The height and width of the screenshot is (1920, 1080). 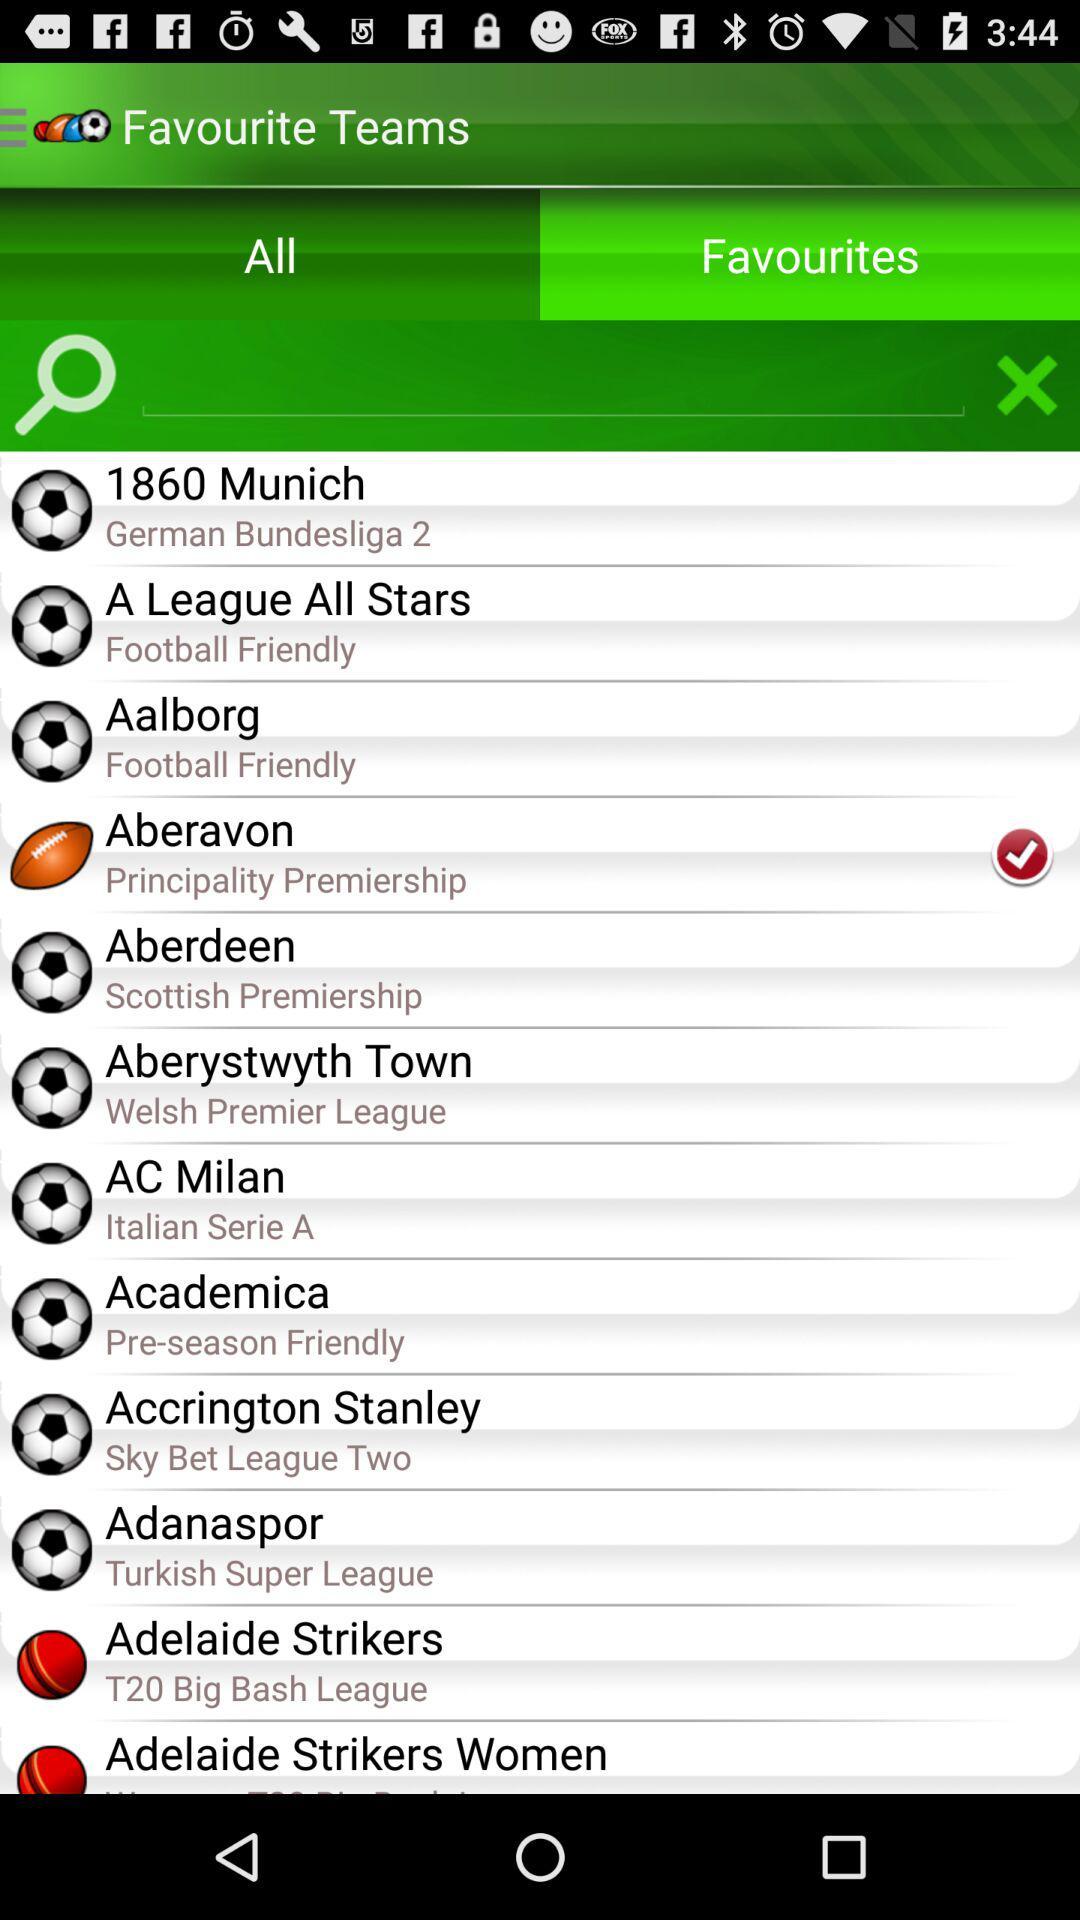 What do you see at coordinates (591, 480) in the screenshot?
I see `the icon above german bundesliga 2` at bounding box center [591, 480].